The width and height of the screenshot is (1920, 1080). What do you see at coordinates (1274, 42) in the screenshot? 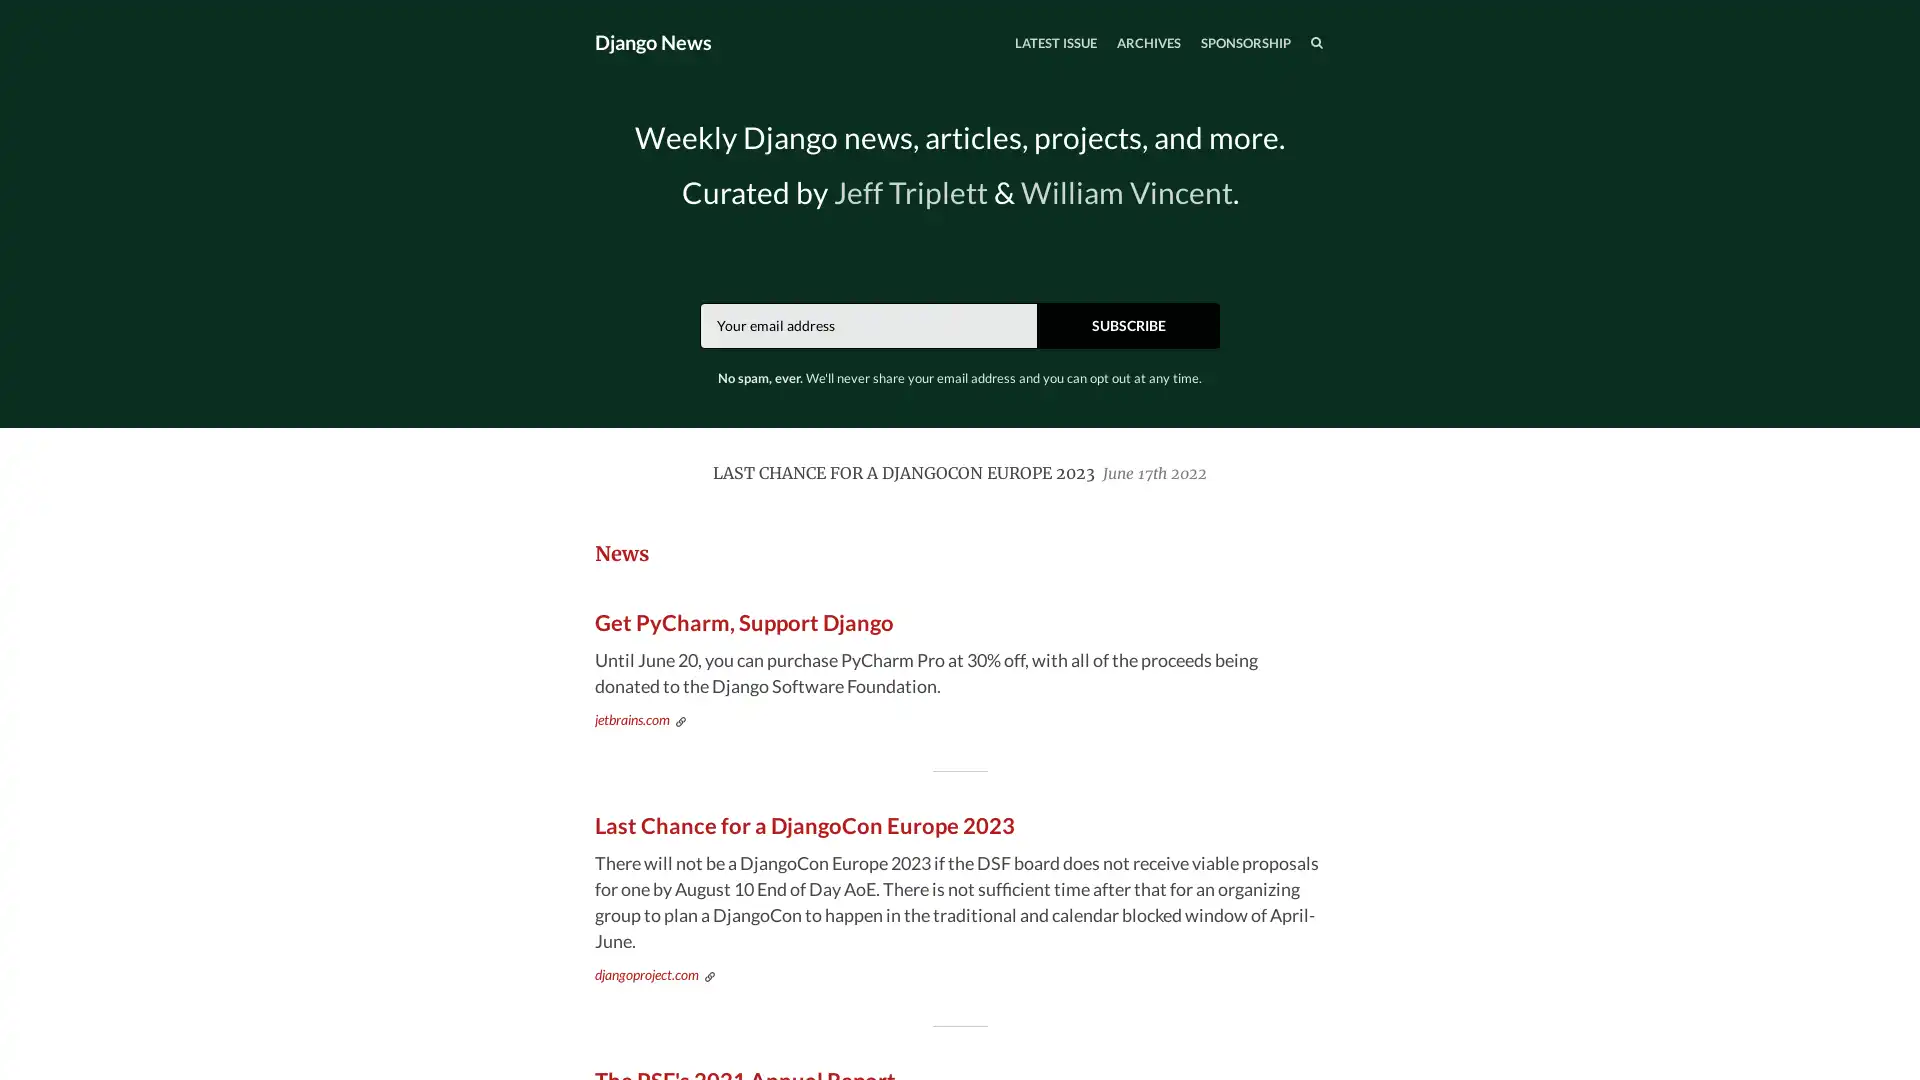
I see `SEARCH` at bounding box center [1274, 42].